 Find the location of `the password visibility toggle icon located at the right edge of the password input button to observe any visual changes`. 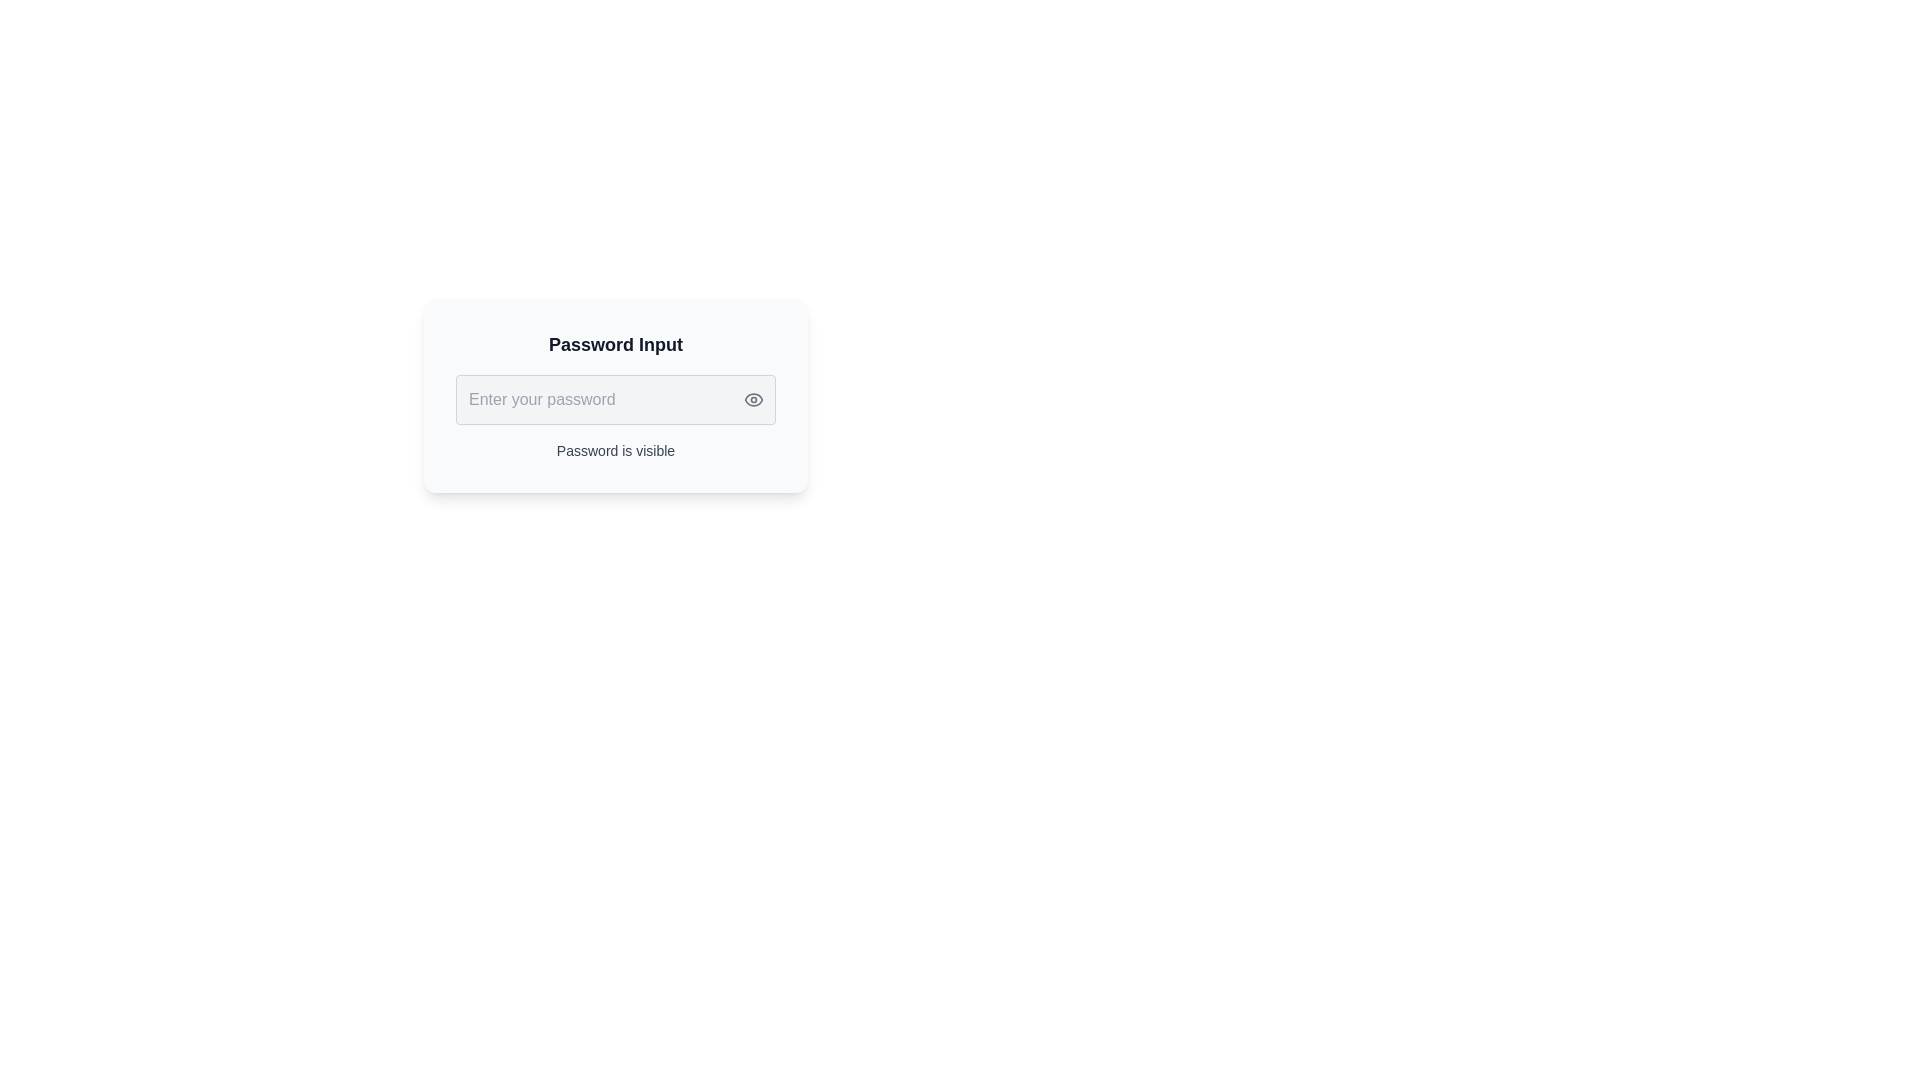

the password visibility toggle icon located at the right edge of the password input button to observe any visual changes is located at coordinates (752, 400).